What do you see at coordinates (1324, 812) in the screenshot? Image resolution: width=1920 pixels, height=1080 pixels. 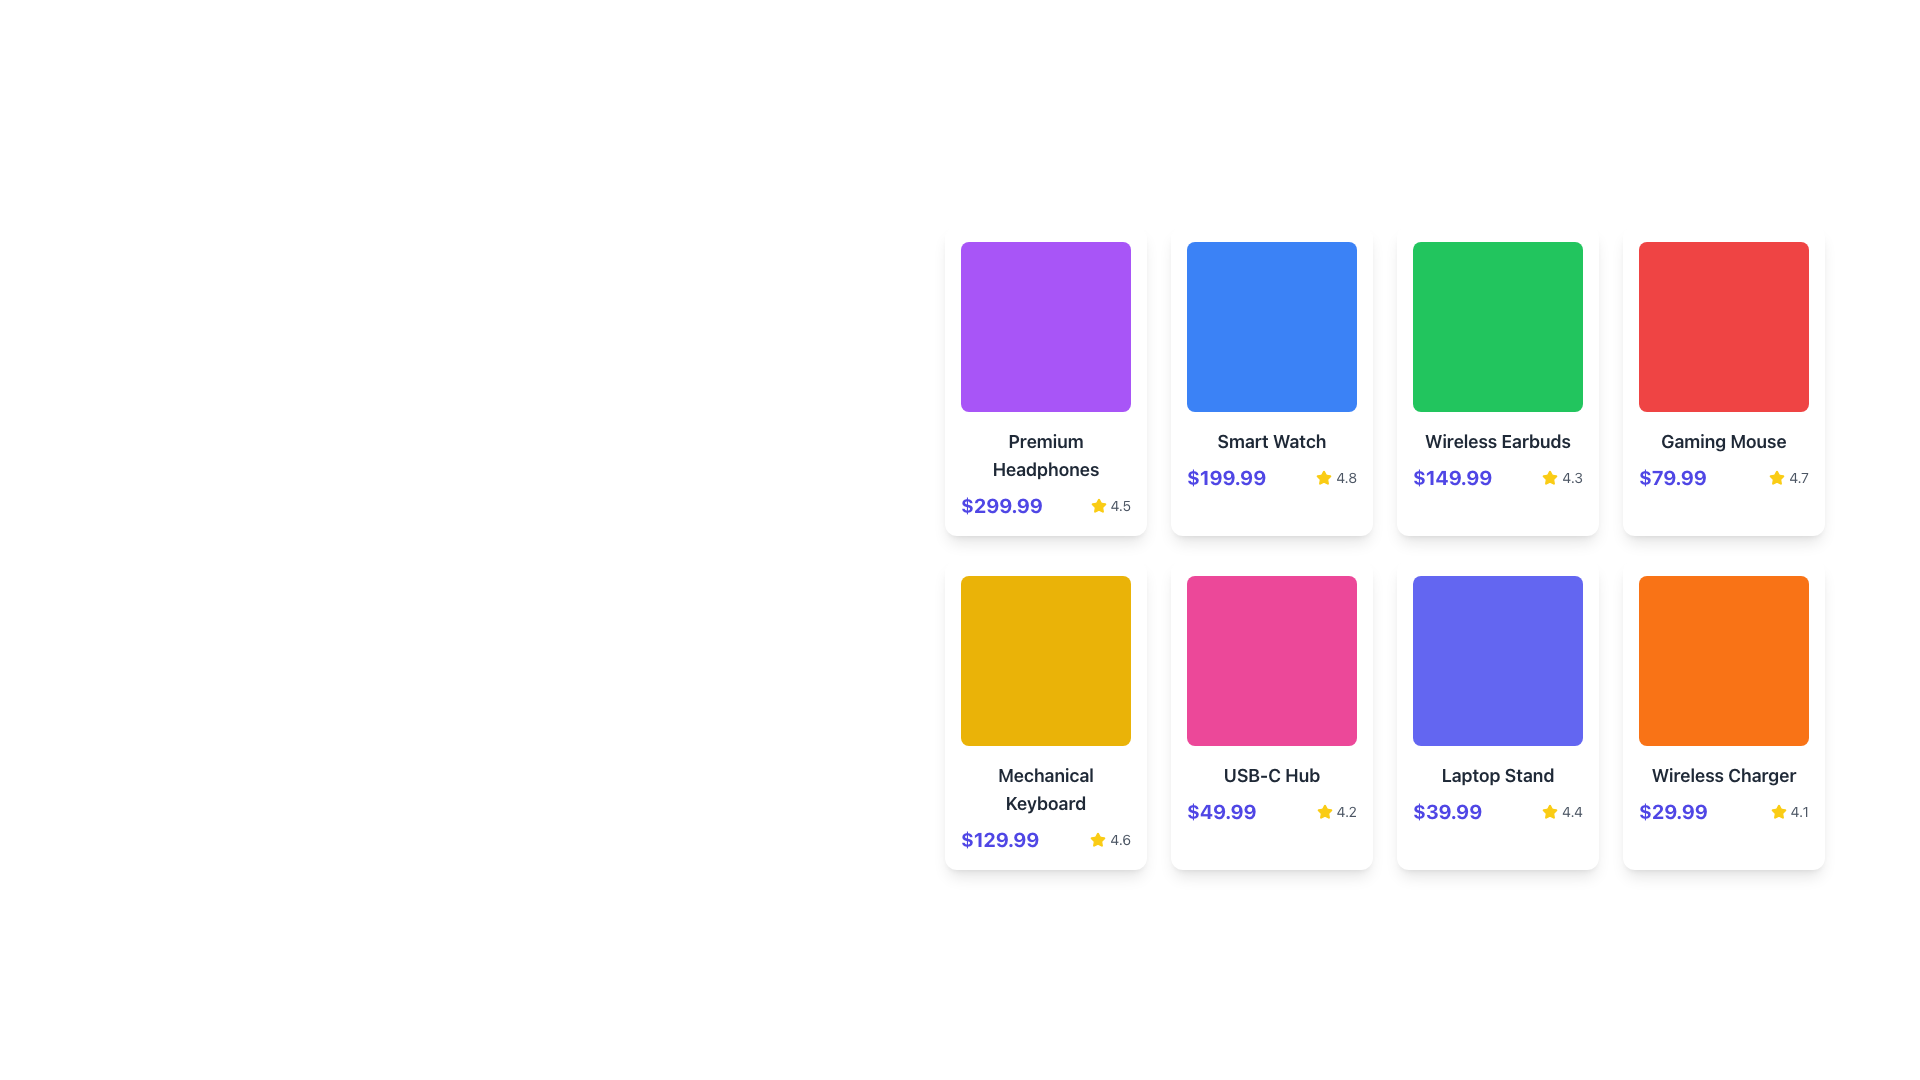 I see `the rating star icon that indicates a rating score of 4.2 for the USB-C Hub product, located in the second row, second column of the card grid layout` at bounding box center [1324, 812].